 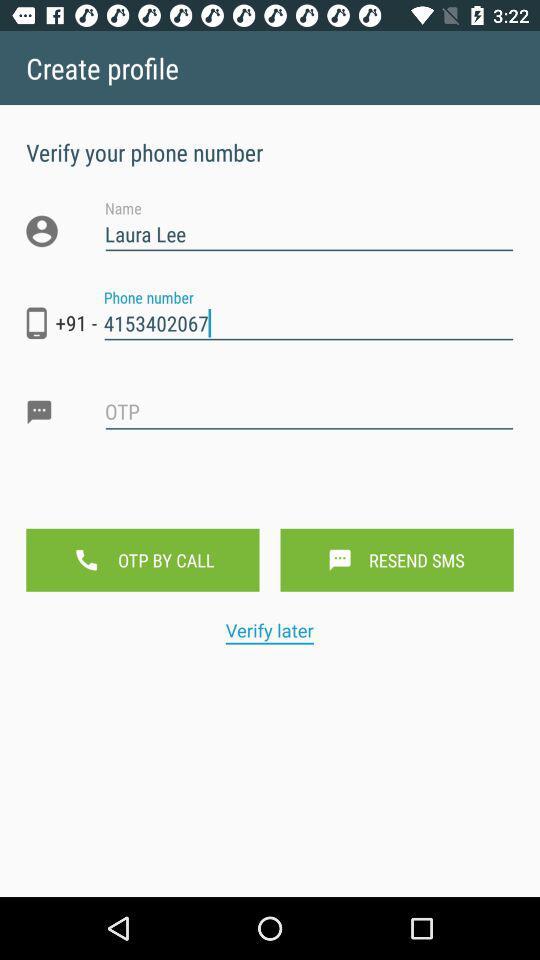 What do you see at coordinates (309, 428) in the screenshot?
I see `password space` at bounding box center [309, 428].